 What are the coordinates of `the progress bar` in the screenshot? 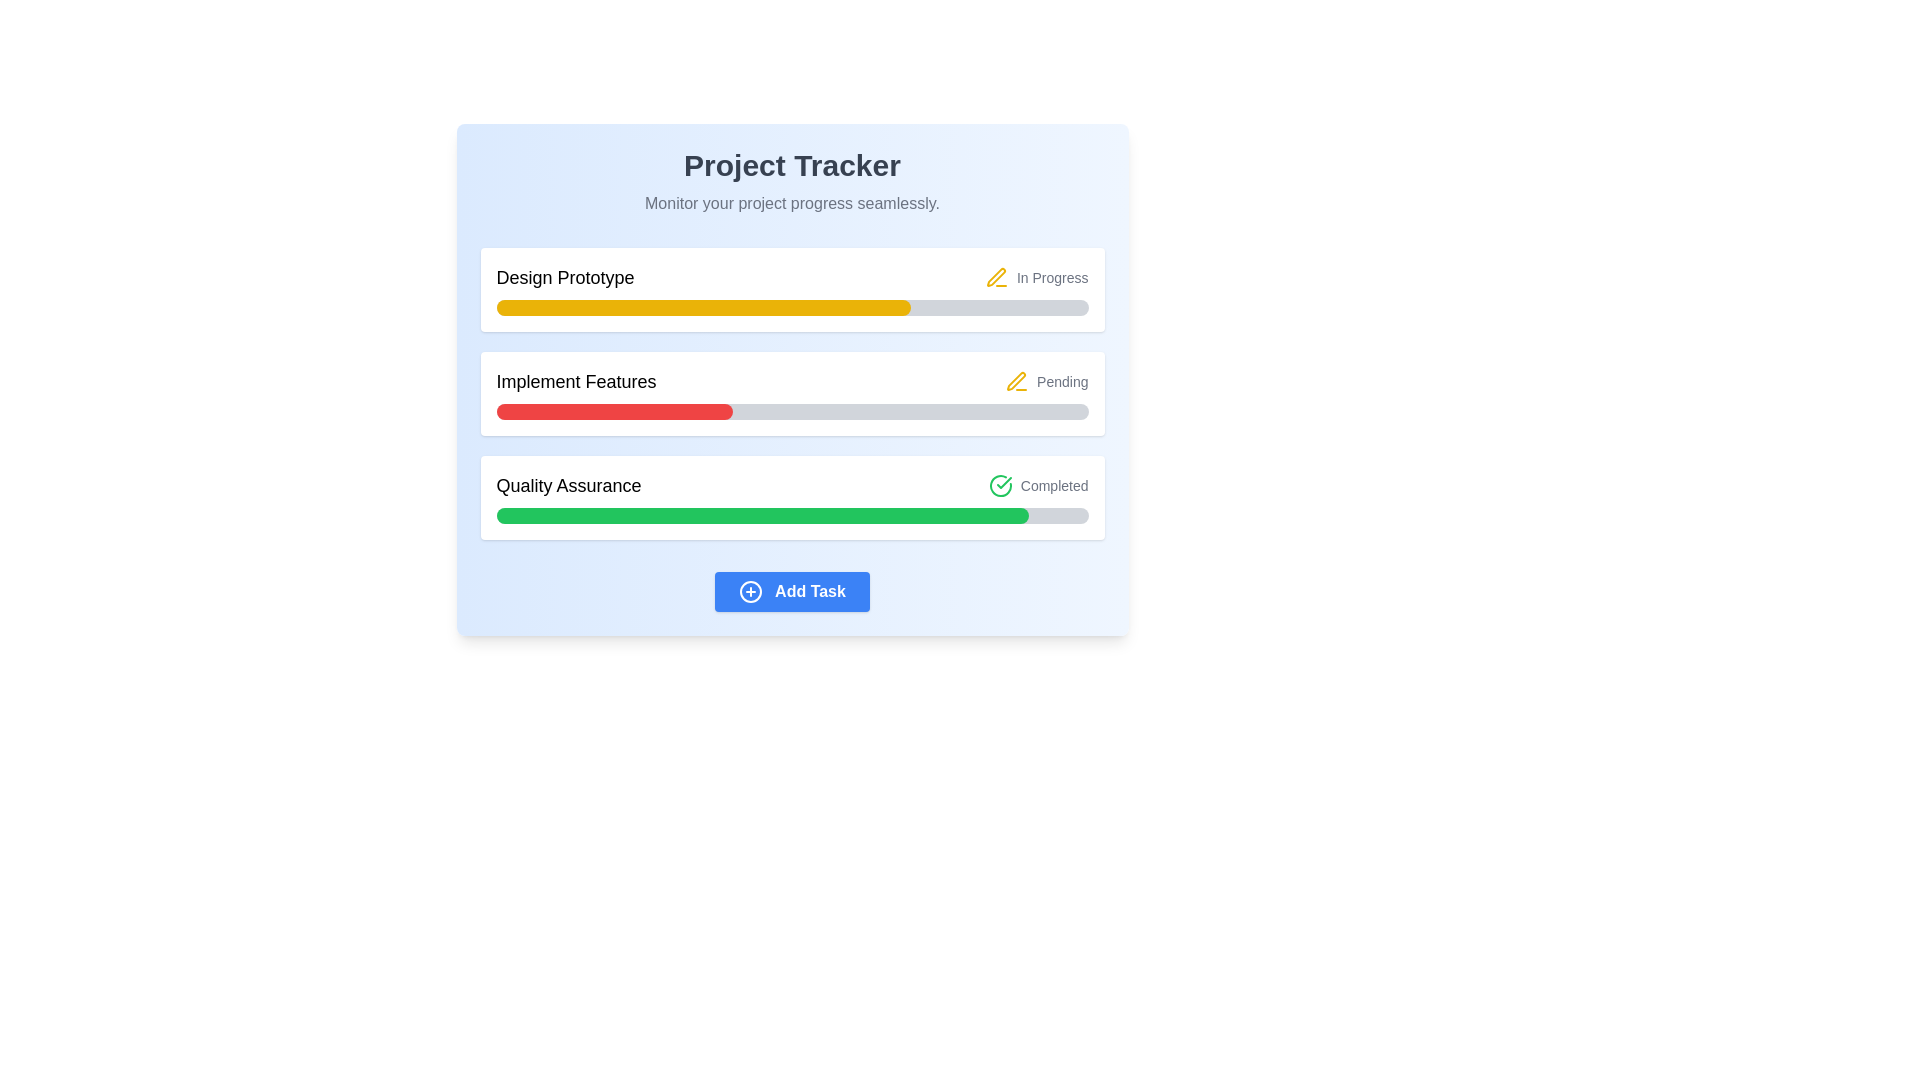 It's located at (691, 308).